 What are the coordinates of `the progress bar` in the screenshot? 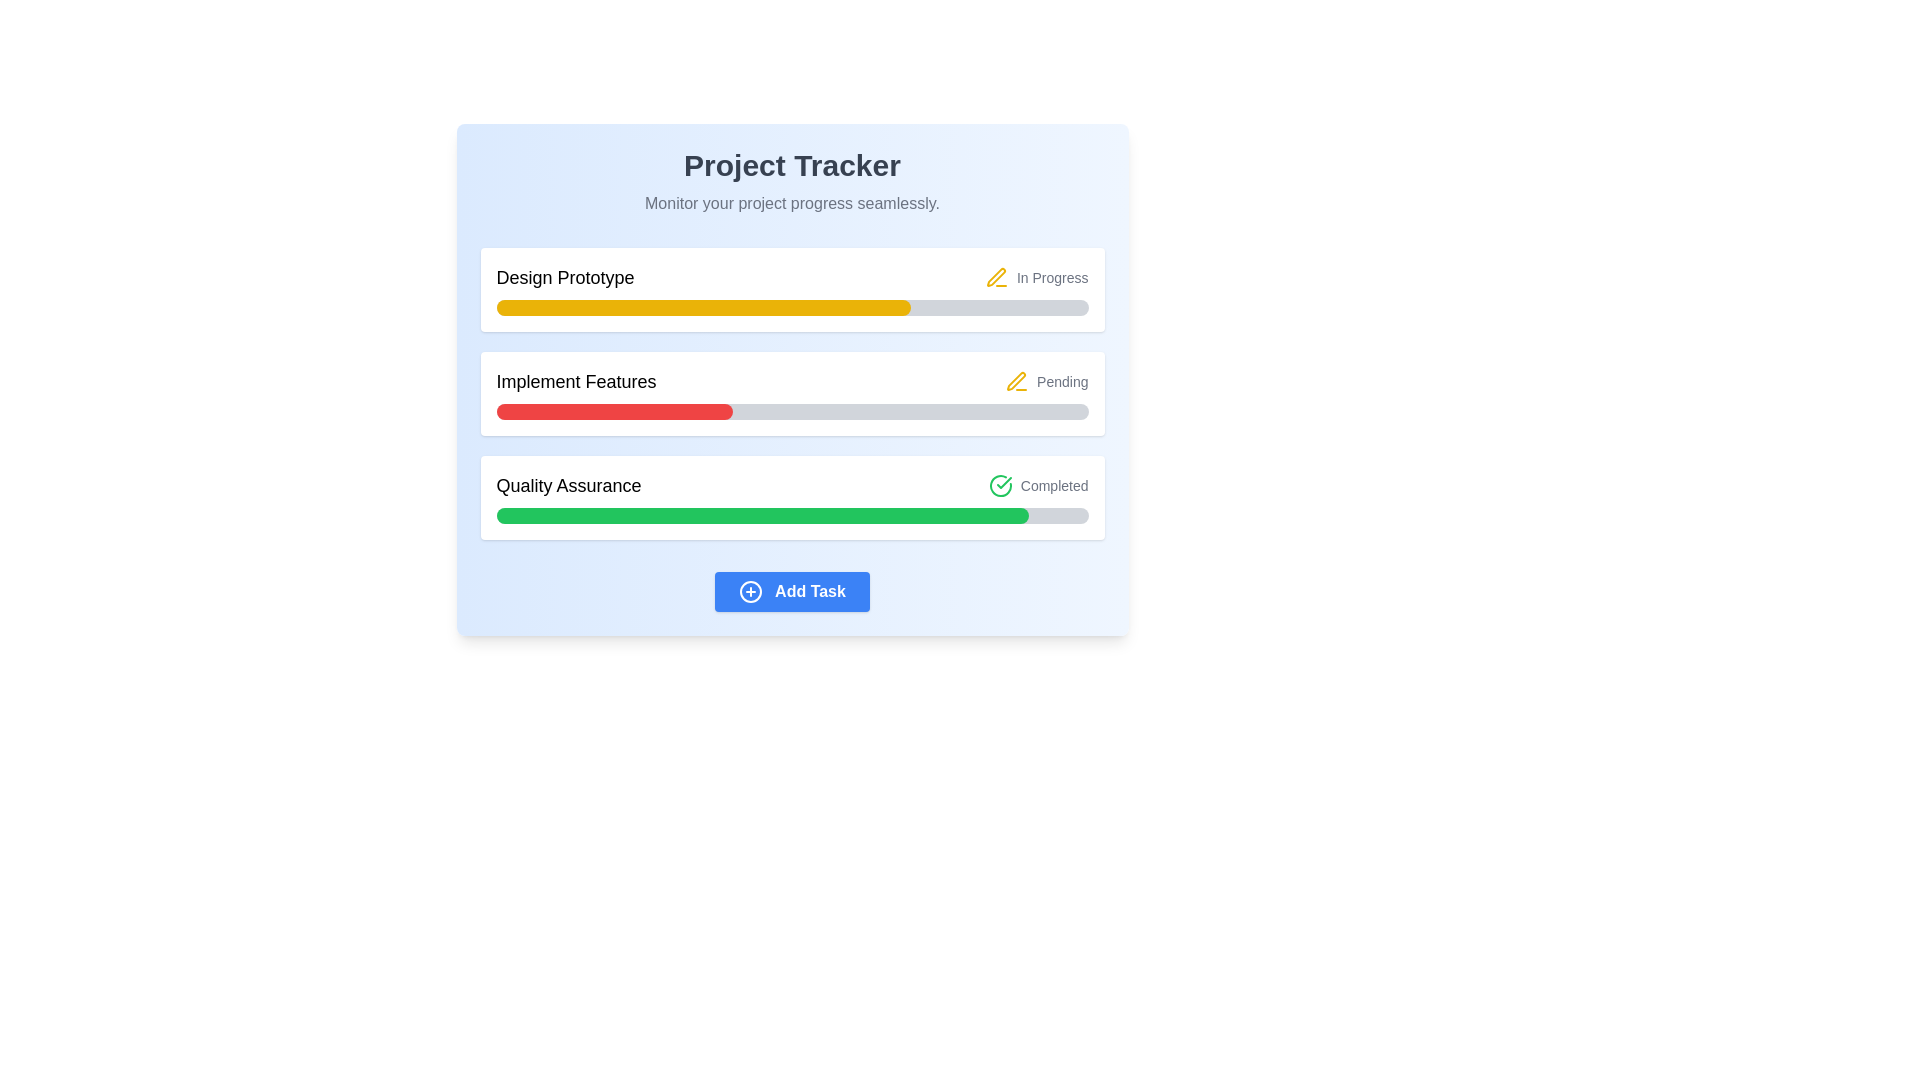 It's located at (691, 308).